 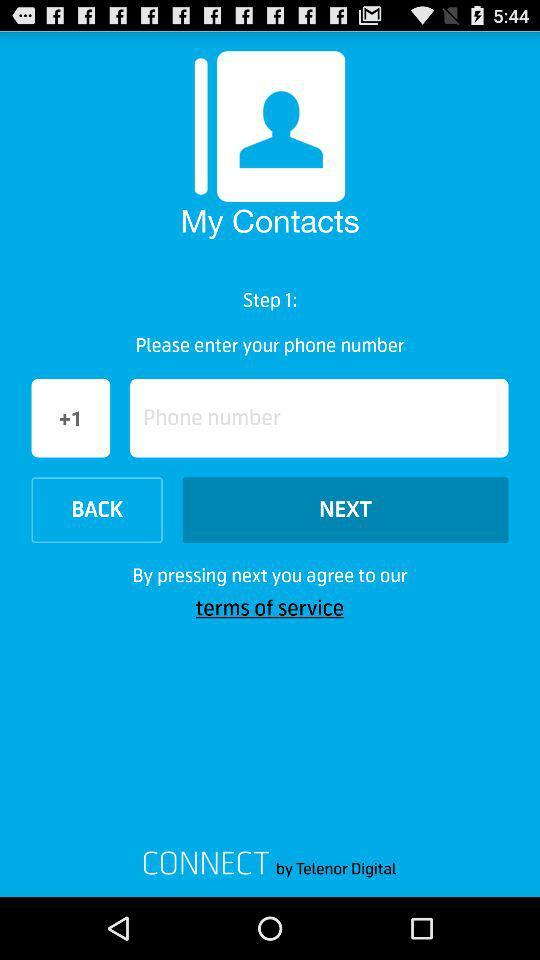 What do you see at coordinates (270, 607) in the screenshot?
I see `terms of service item` at bounding box center [270, 607].